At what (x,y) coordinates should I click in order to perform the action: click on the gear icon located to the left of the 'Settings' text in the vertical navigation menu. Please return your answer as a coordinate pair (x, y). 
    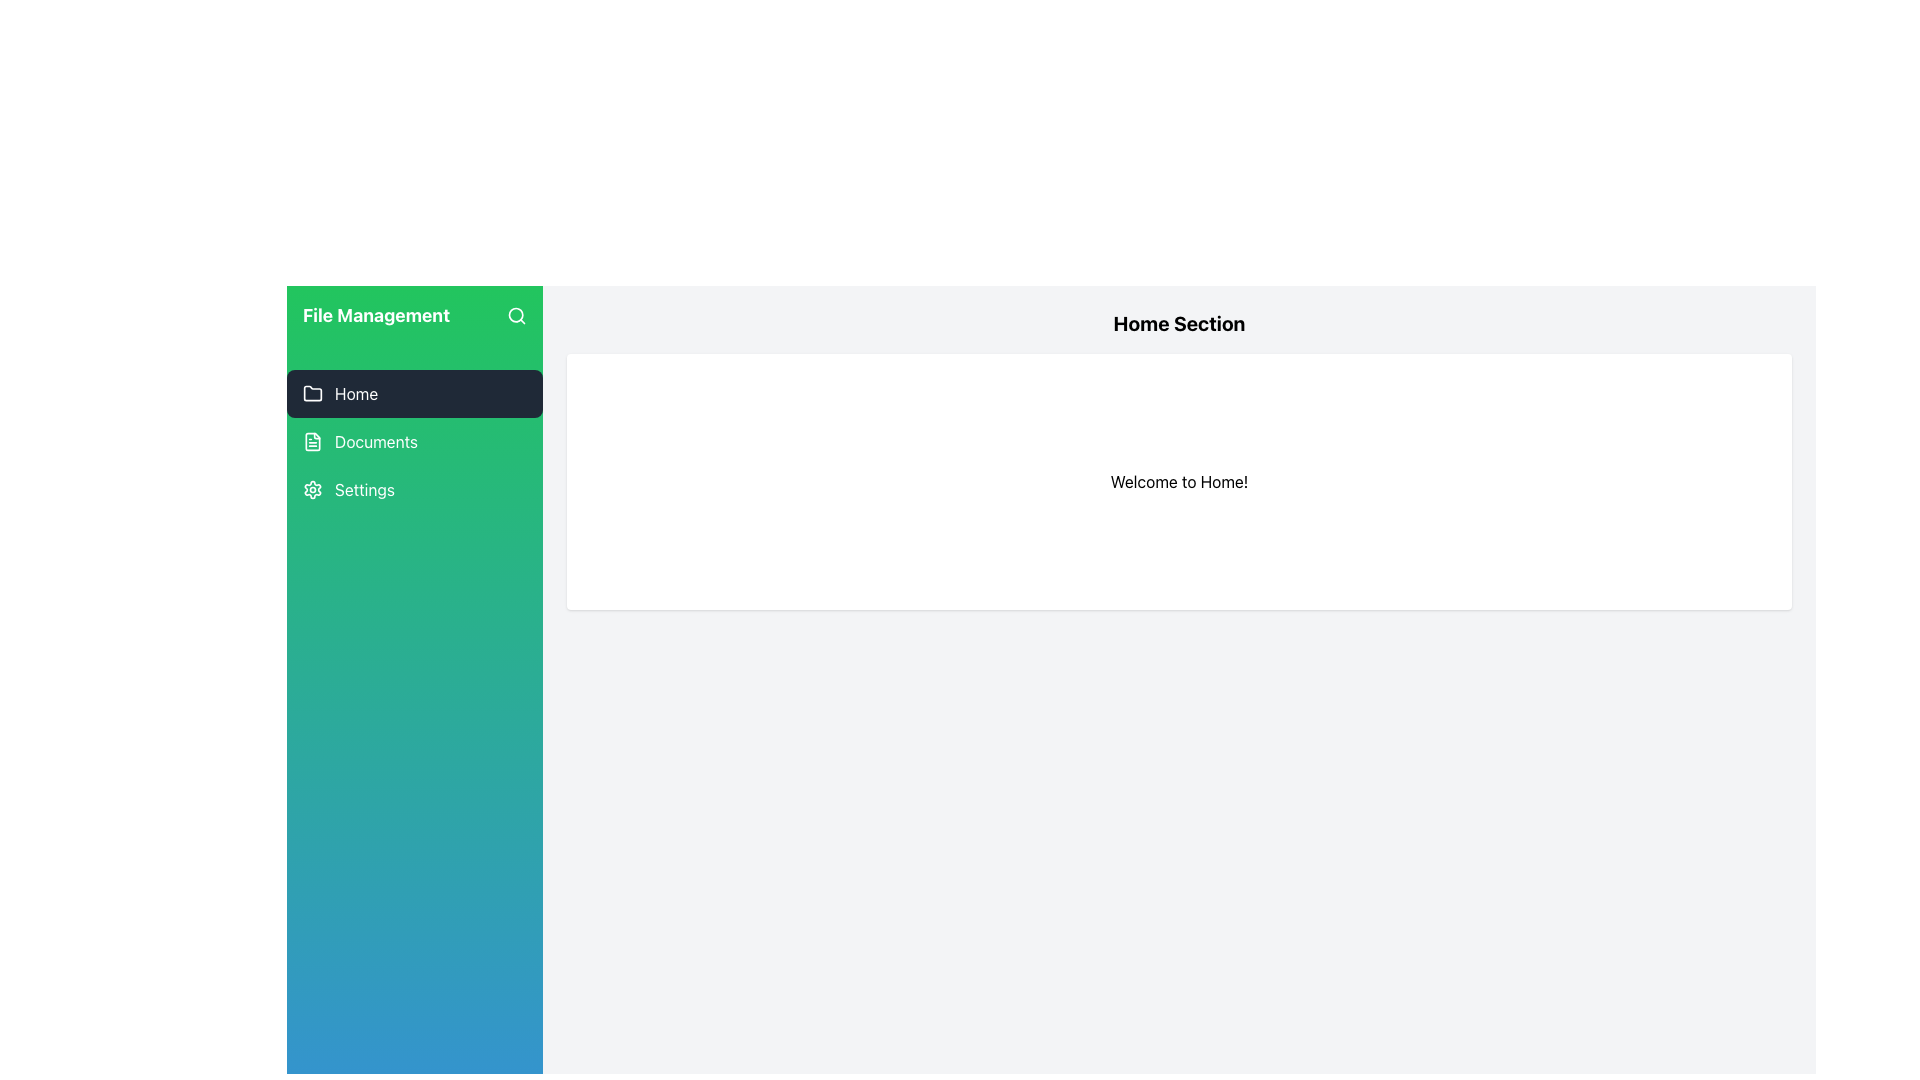
    Looking at the image, I should click on (311, 489).